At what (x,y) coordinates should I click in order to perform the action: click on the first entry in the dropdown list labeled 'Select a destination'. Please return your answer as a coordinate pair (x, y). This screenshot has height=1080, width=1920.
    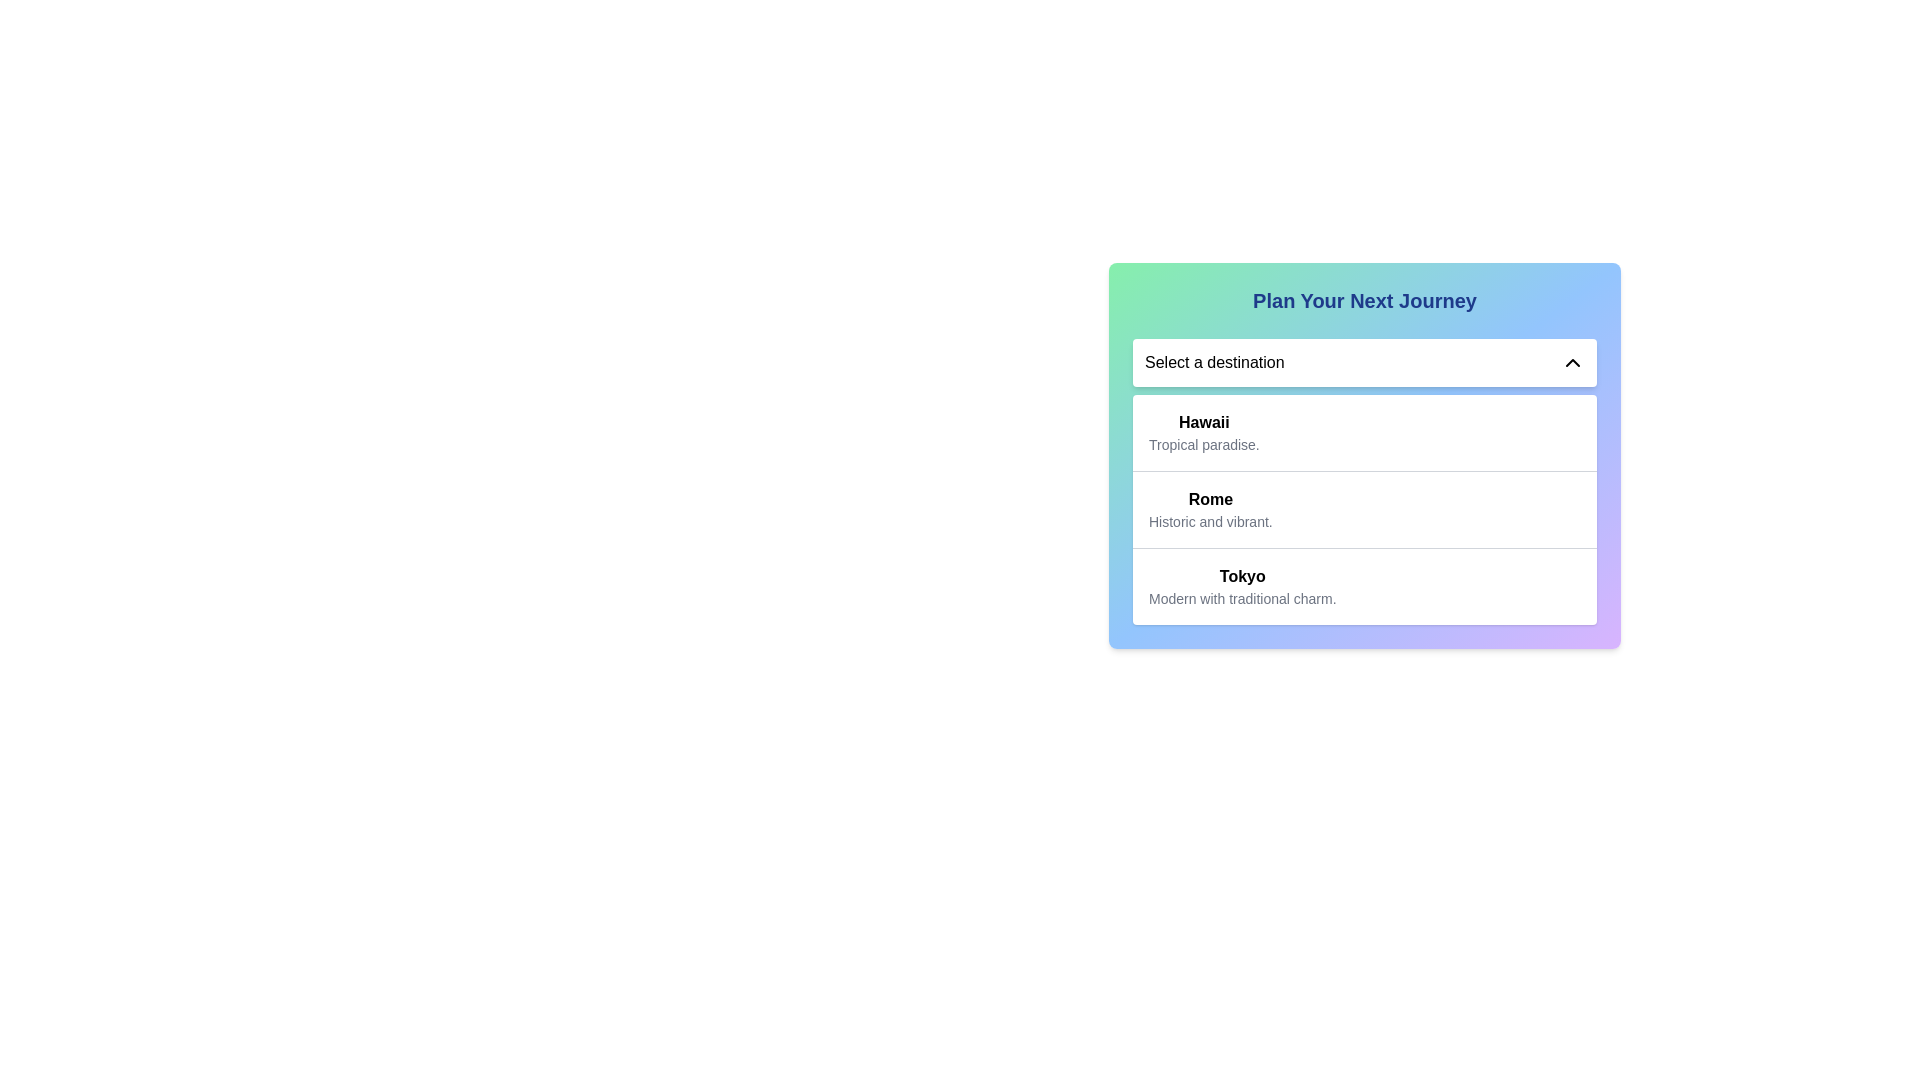
    Looking at the image, I should click on (1363, 431).